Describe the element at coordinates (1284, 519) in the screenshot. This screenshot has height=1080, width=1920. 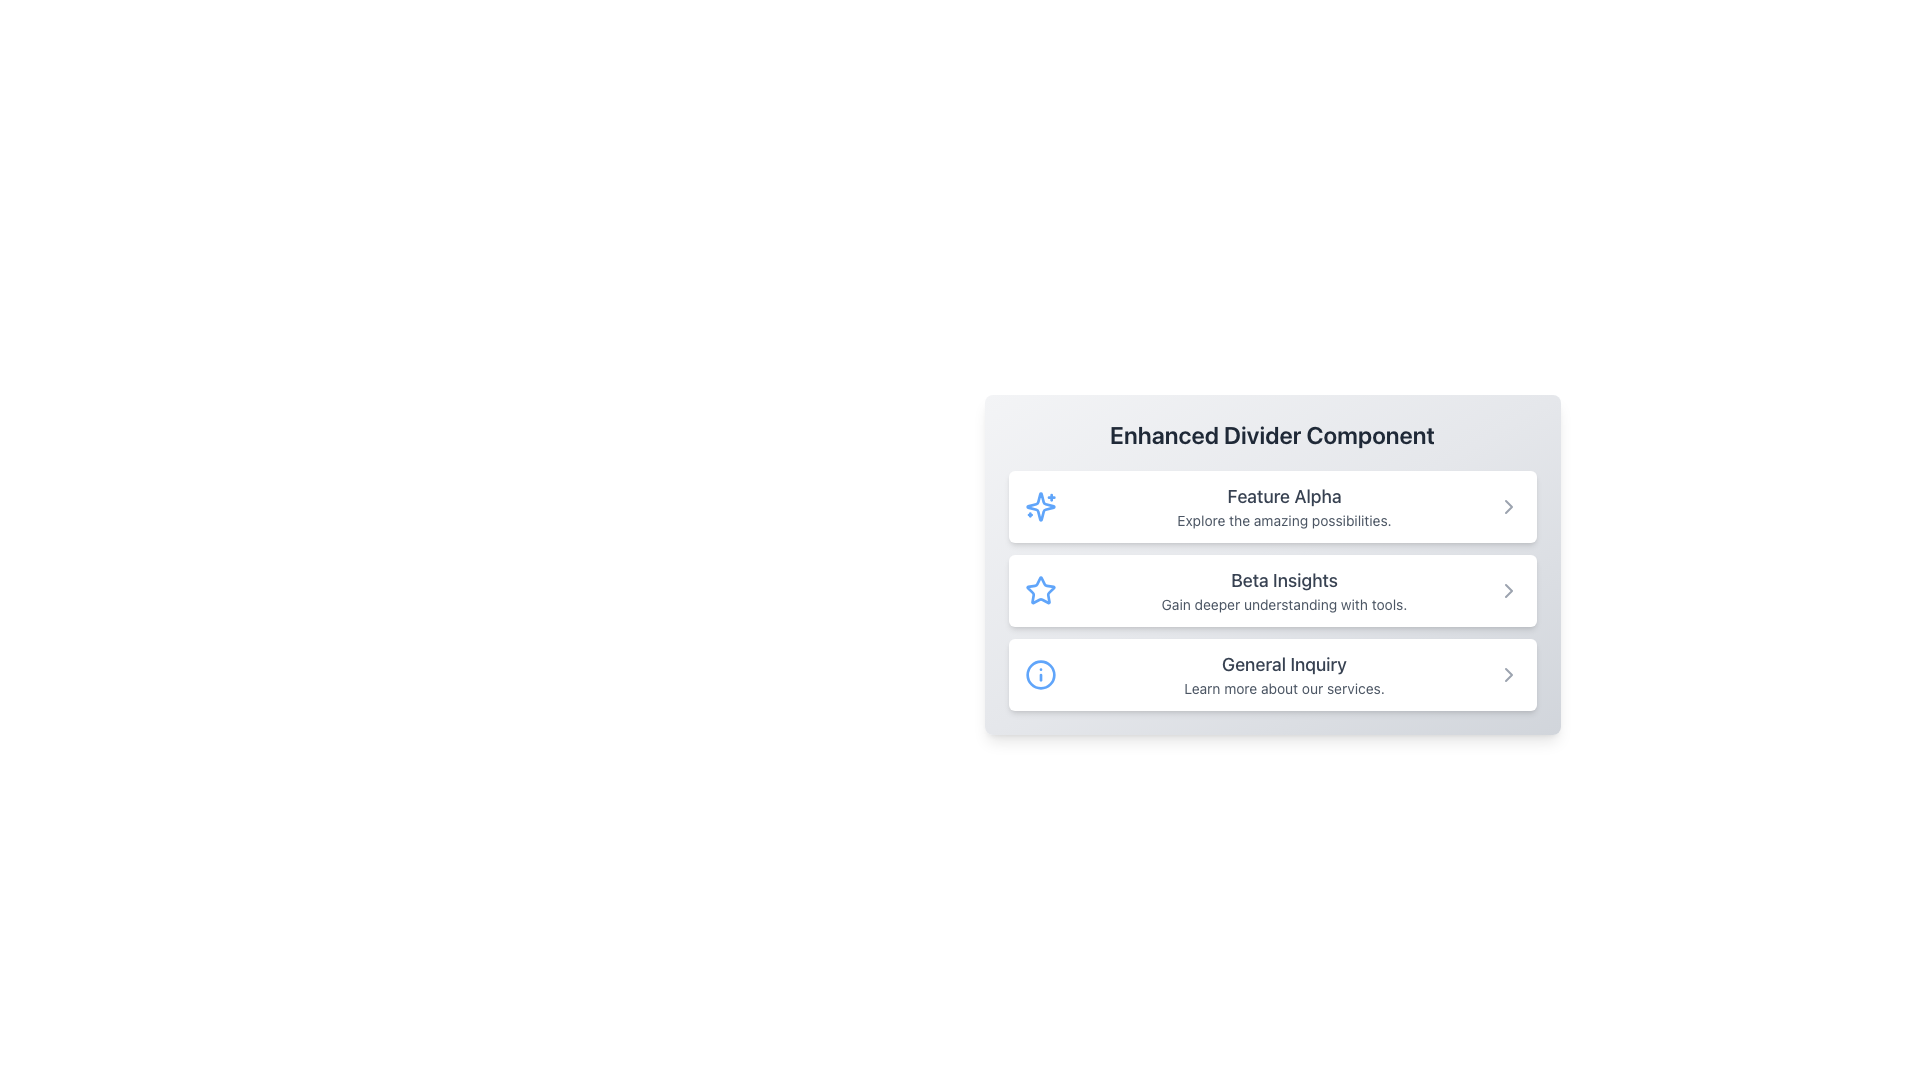
I see `informational text label that says 'Explore the amazing possibilities.' located below the 'Feature Alpha' title in the panel` at that location.